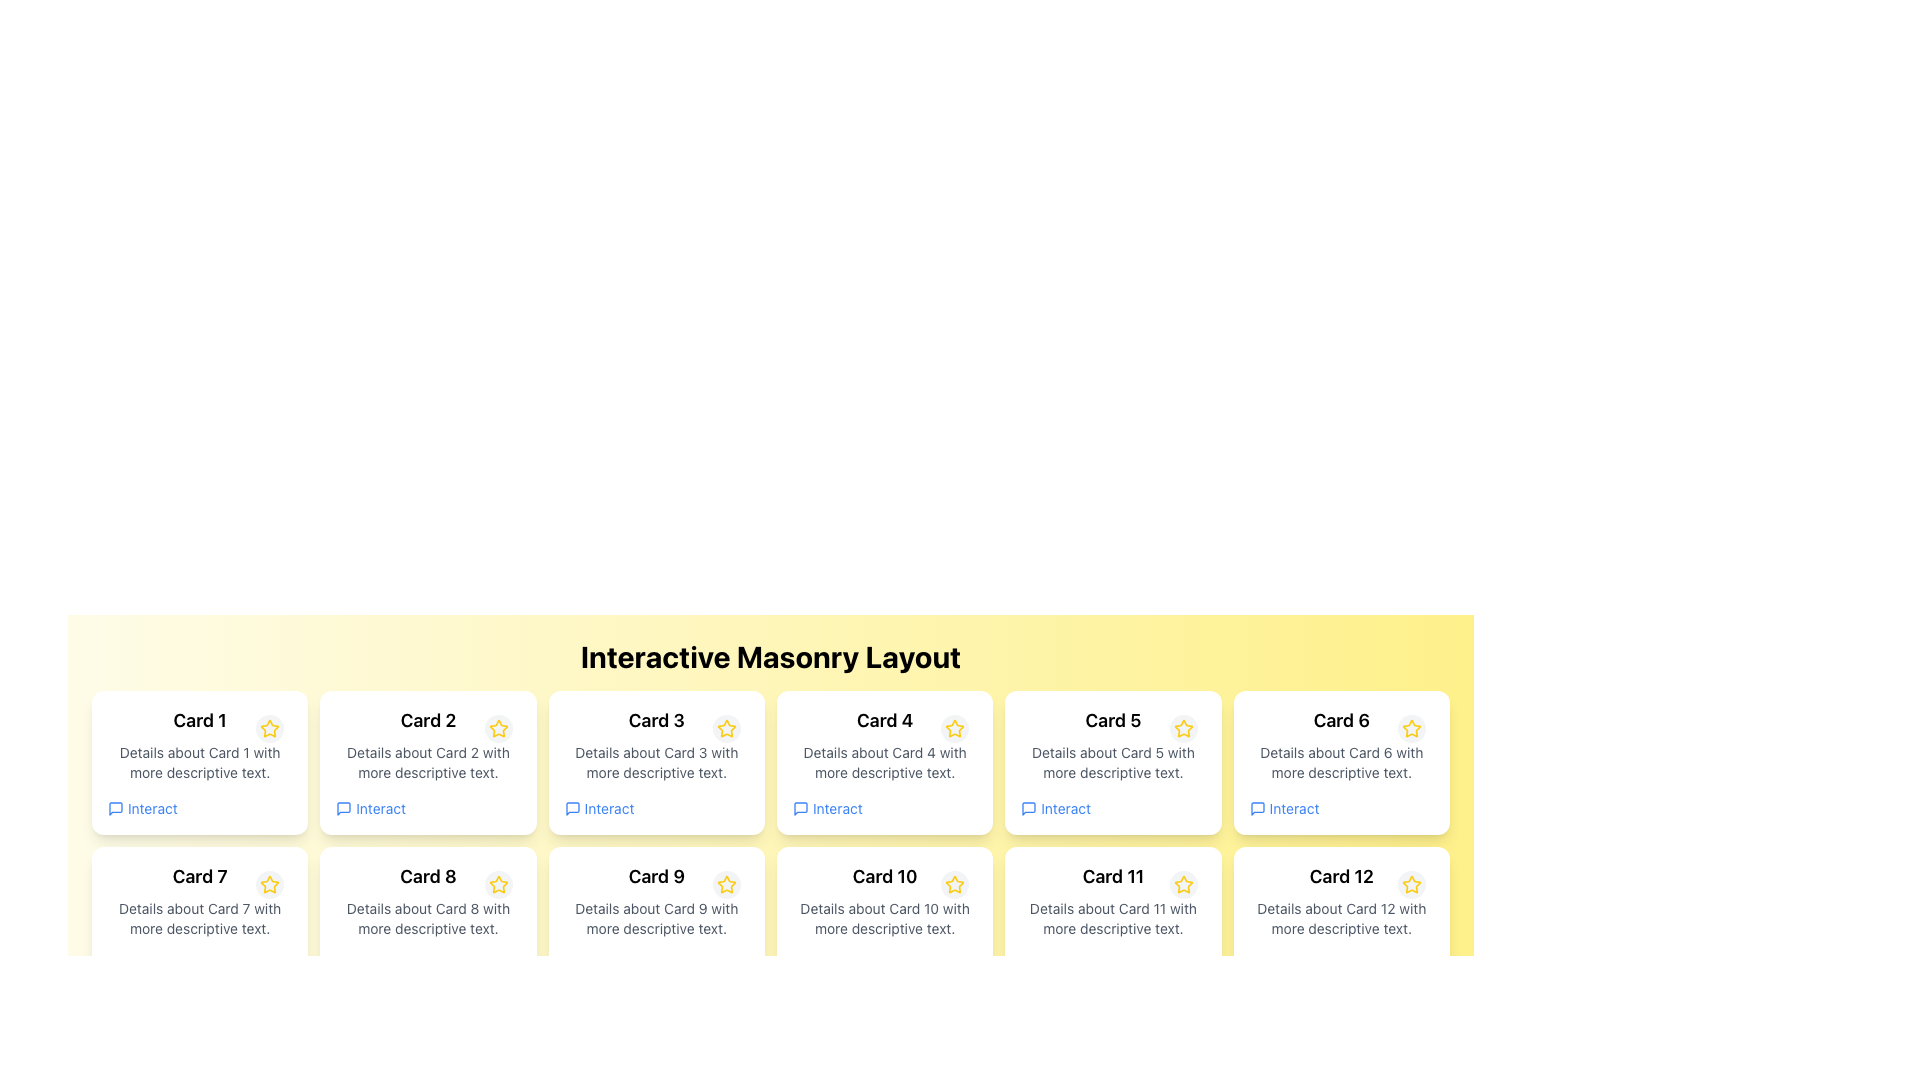 The width and height of the screenshot is (1920, 1080). Describe the element at coordinates (884, 918) in the screenshot. I see `descriptive text within the composite card labeled 'Card 10', which is positioned in the second row, third column of the grid layout` at that location.